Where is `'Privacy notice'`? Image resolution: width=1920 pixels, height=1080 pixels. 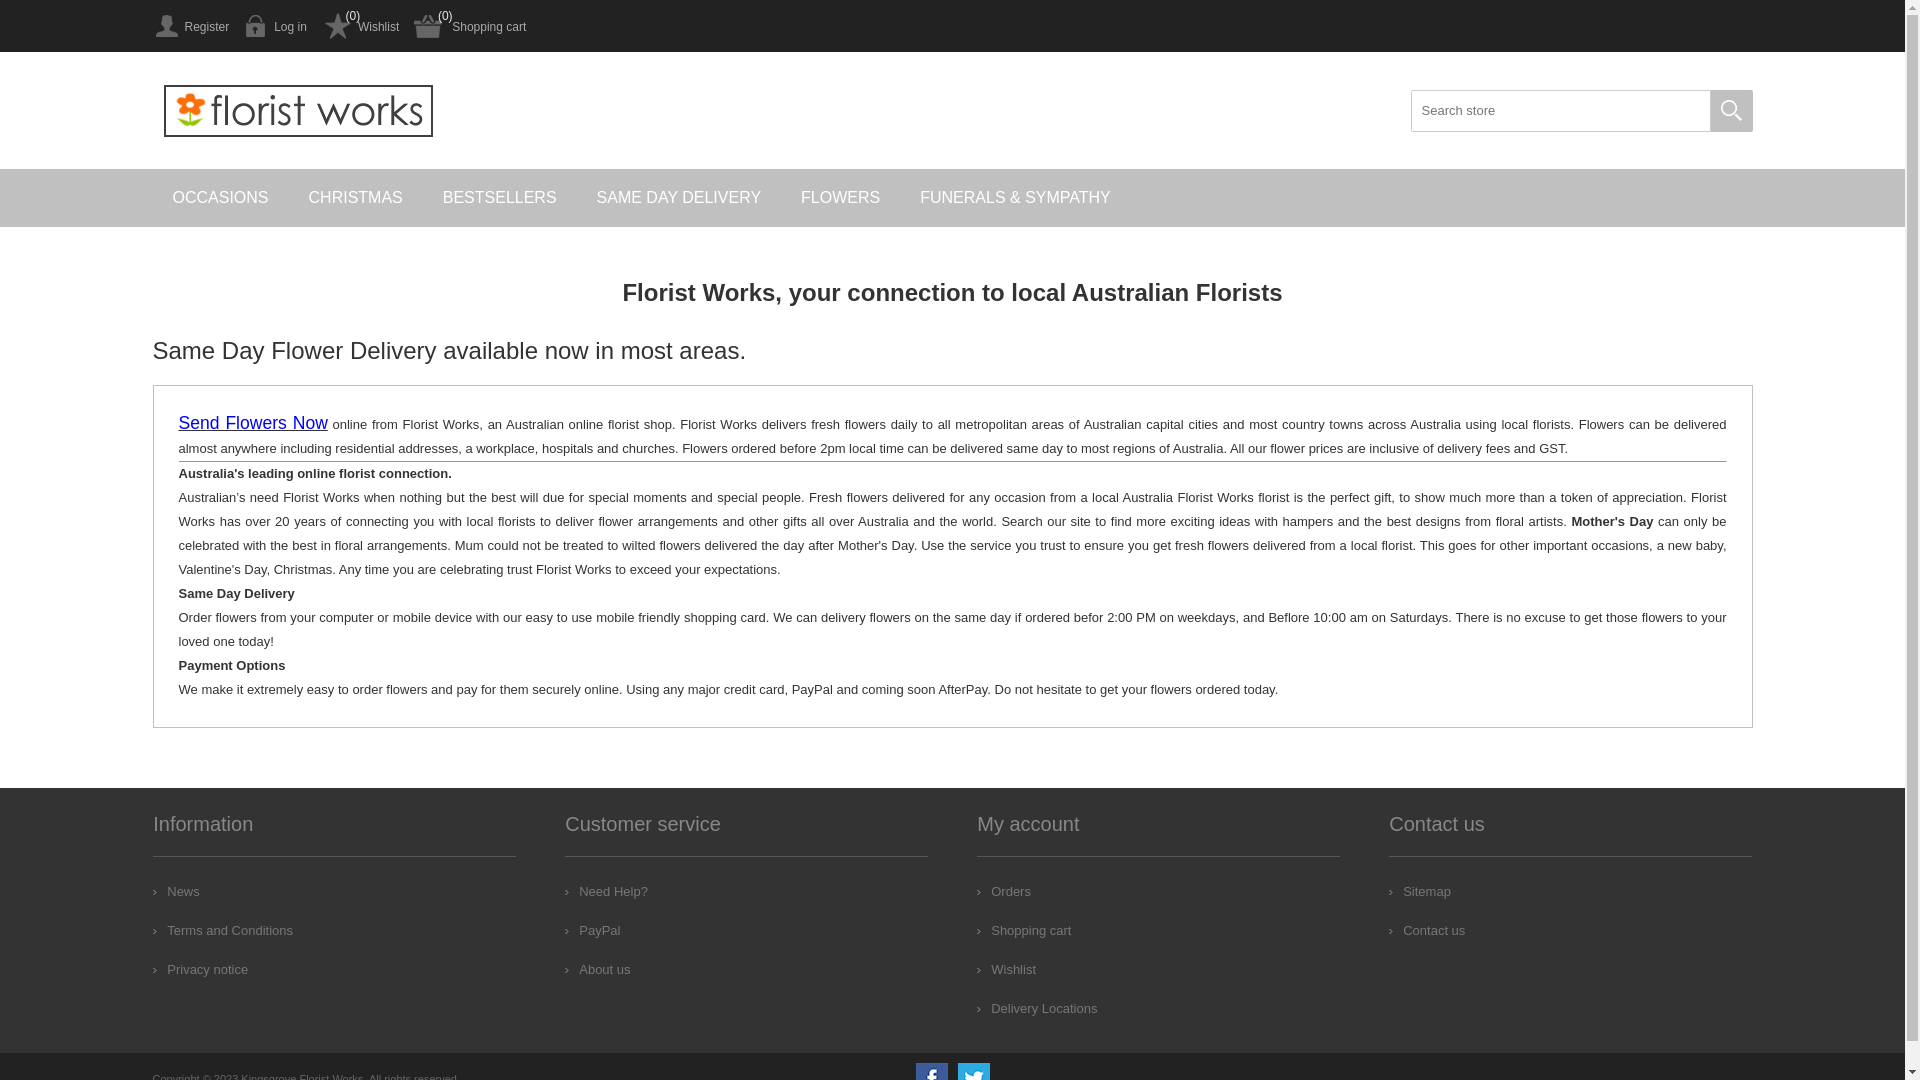
'Privacy notice' is located at coordinates (200, 968).